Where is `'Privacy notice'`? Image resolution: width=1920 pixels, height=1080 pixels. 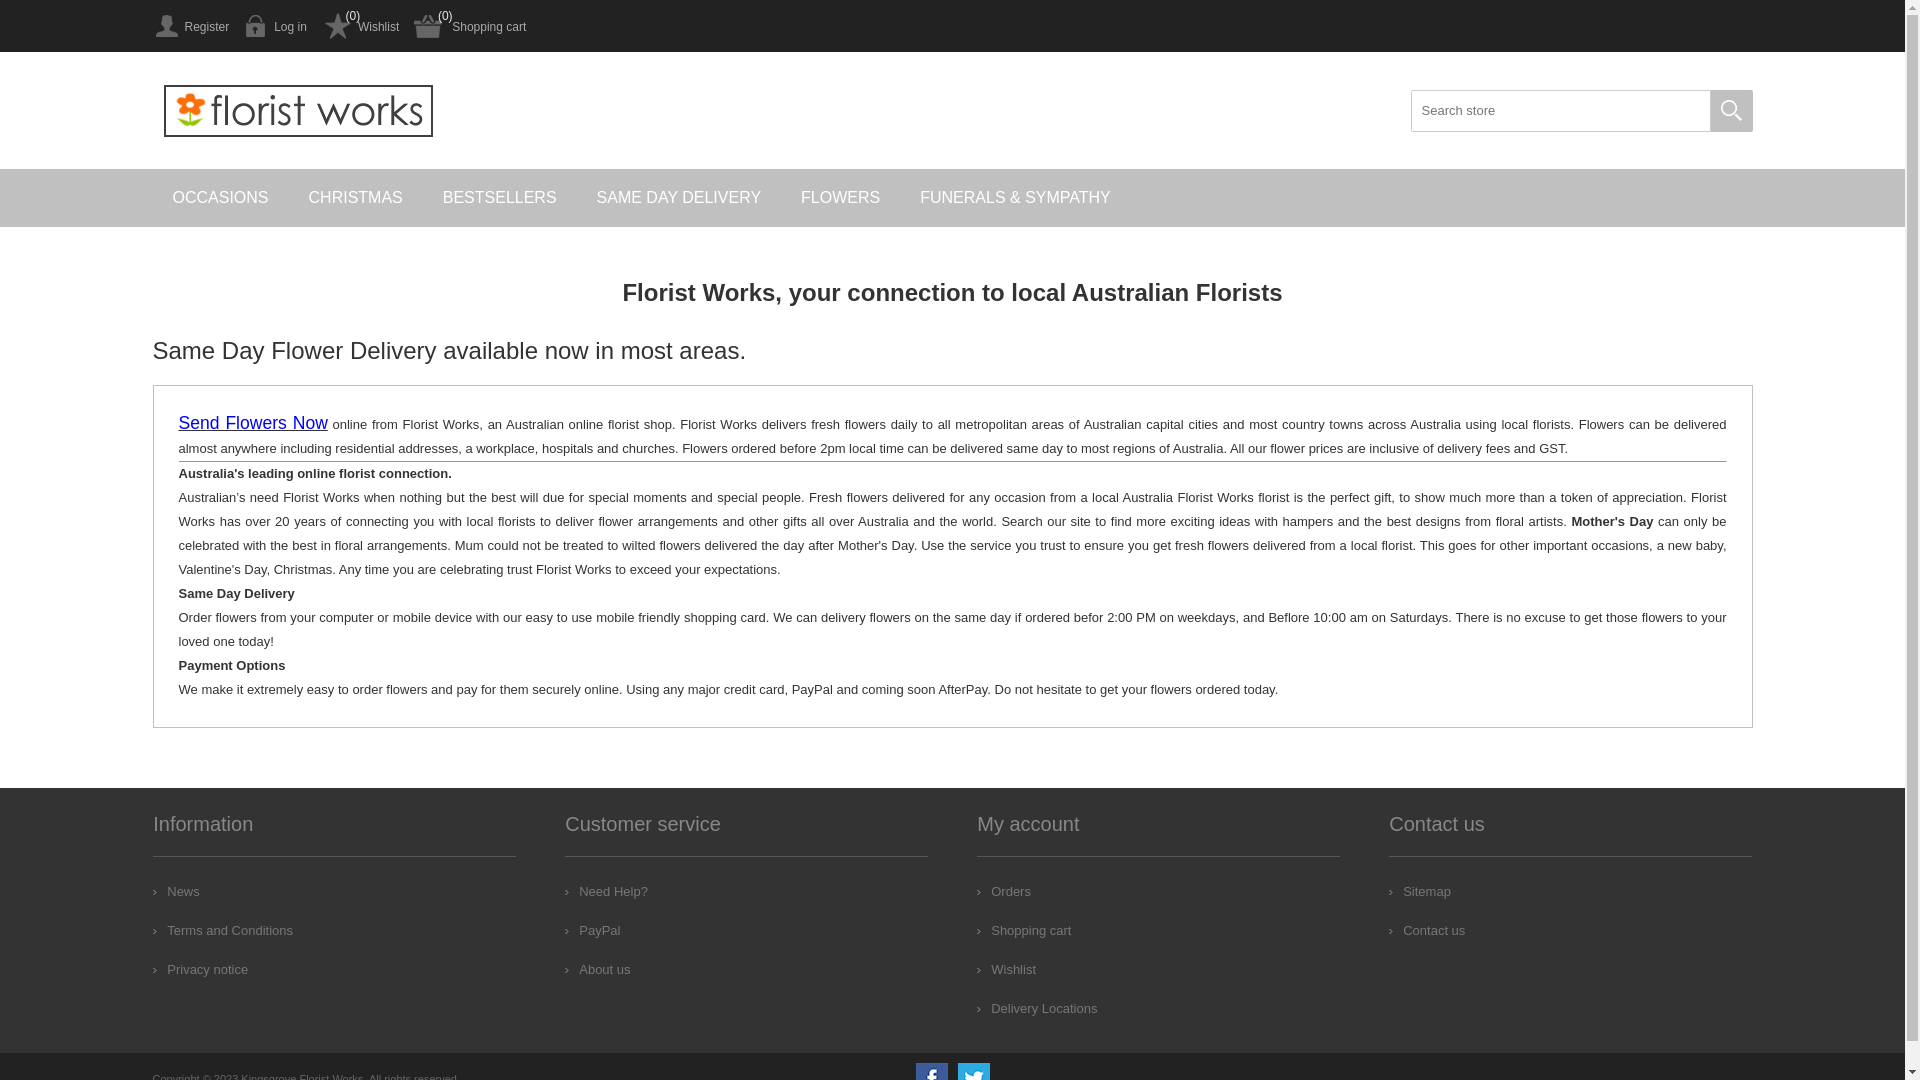
'Privacy notice' is located at coordinates (200, 968).